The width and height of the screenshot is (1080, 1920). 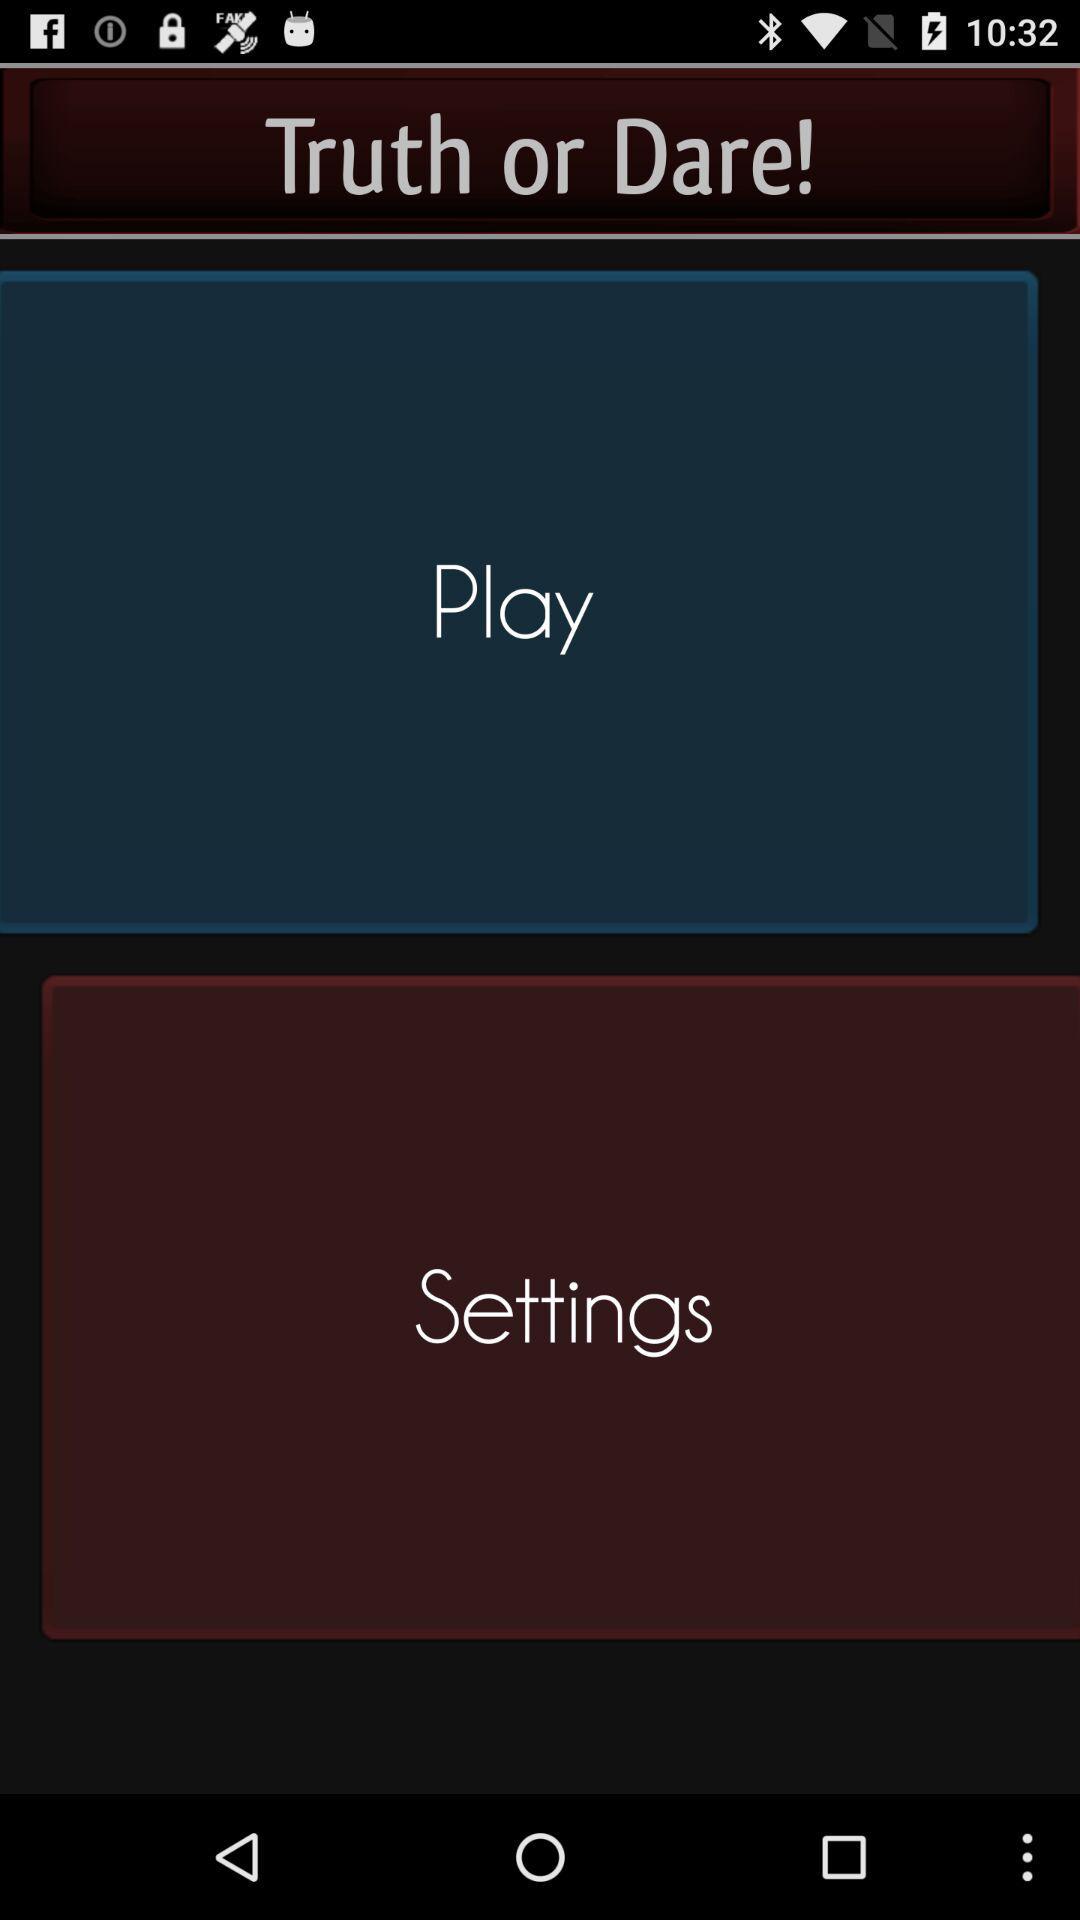 What do you see at coordinates (553, 1316) in the screenshot?
I see `button at the bottom` at bounding box center [553, 1316].